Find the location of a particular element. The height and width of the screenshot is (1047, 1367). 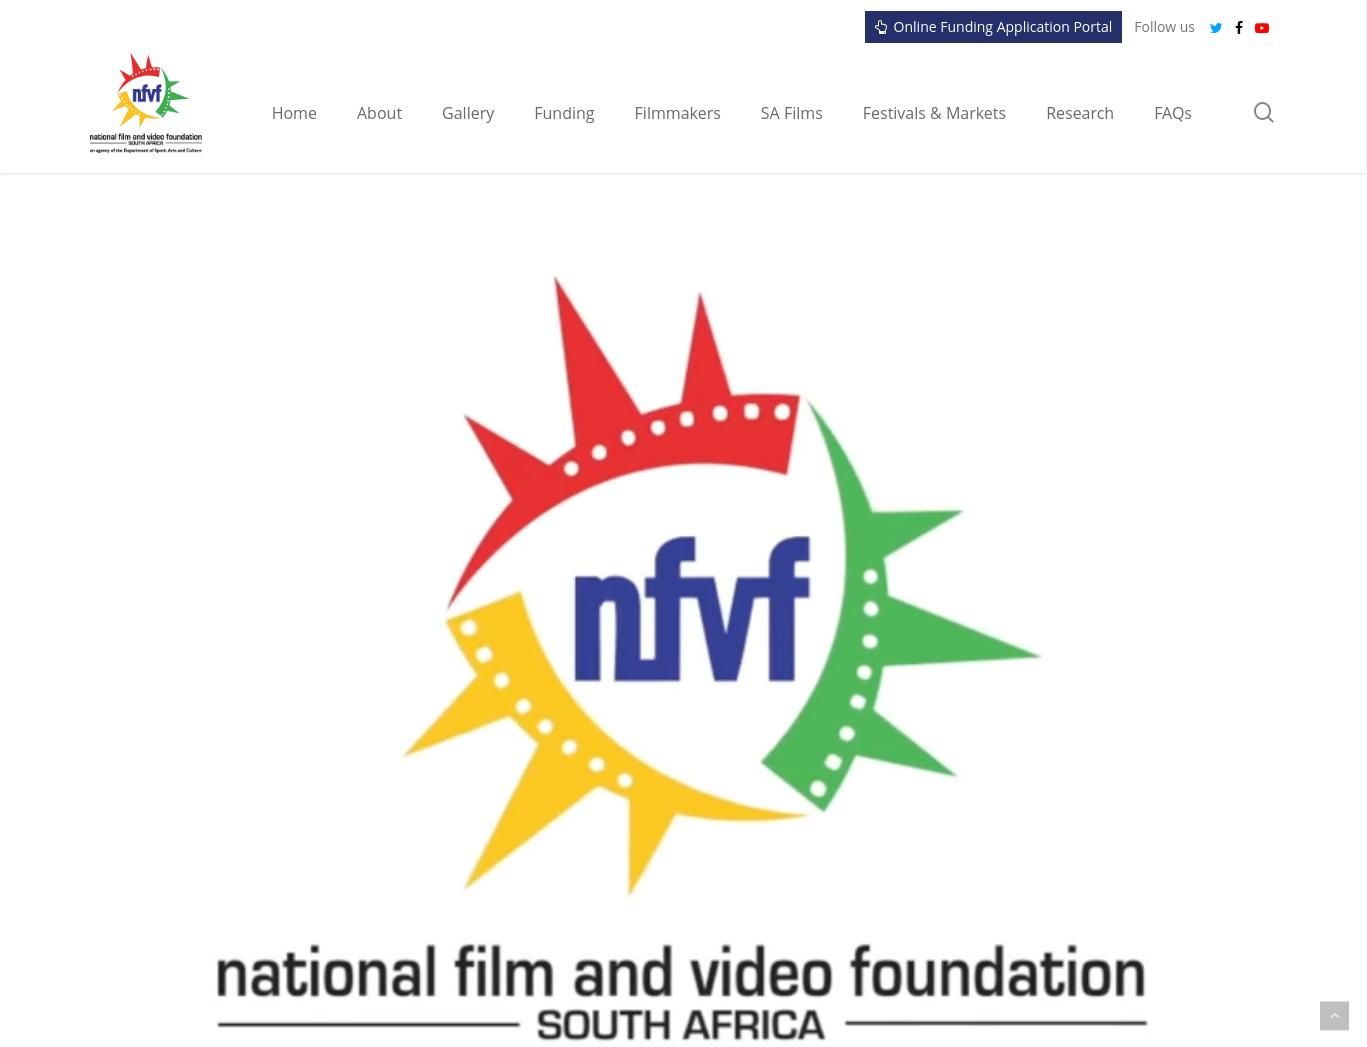

'Home' is located at coordinates (293, 111).